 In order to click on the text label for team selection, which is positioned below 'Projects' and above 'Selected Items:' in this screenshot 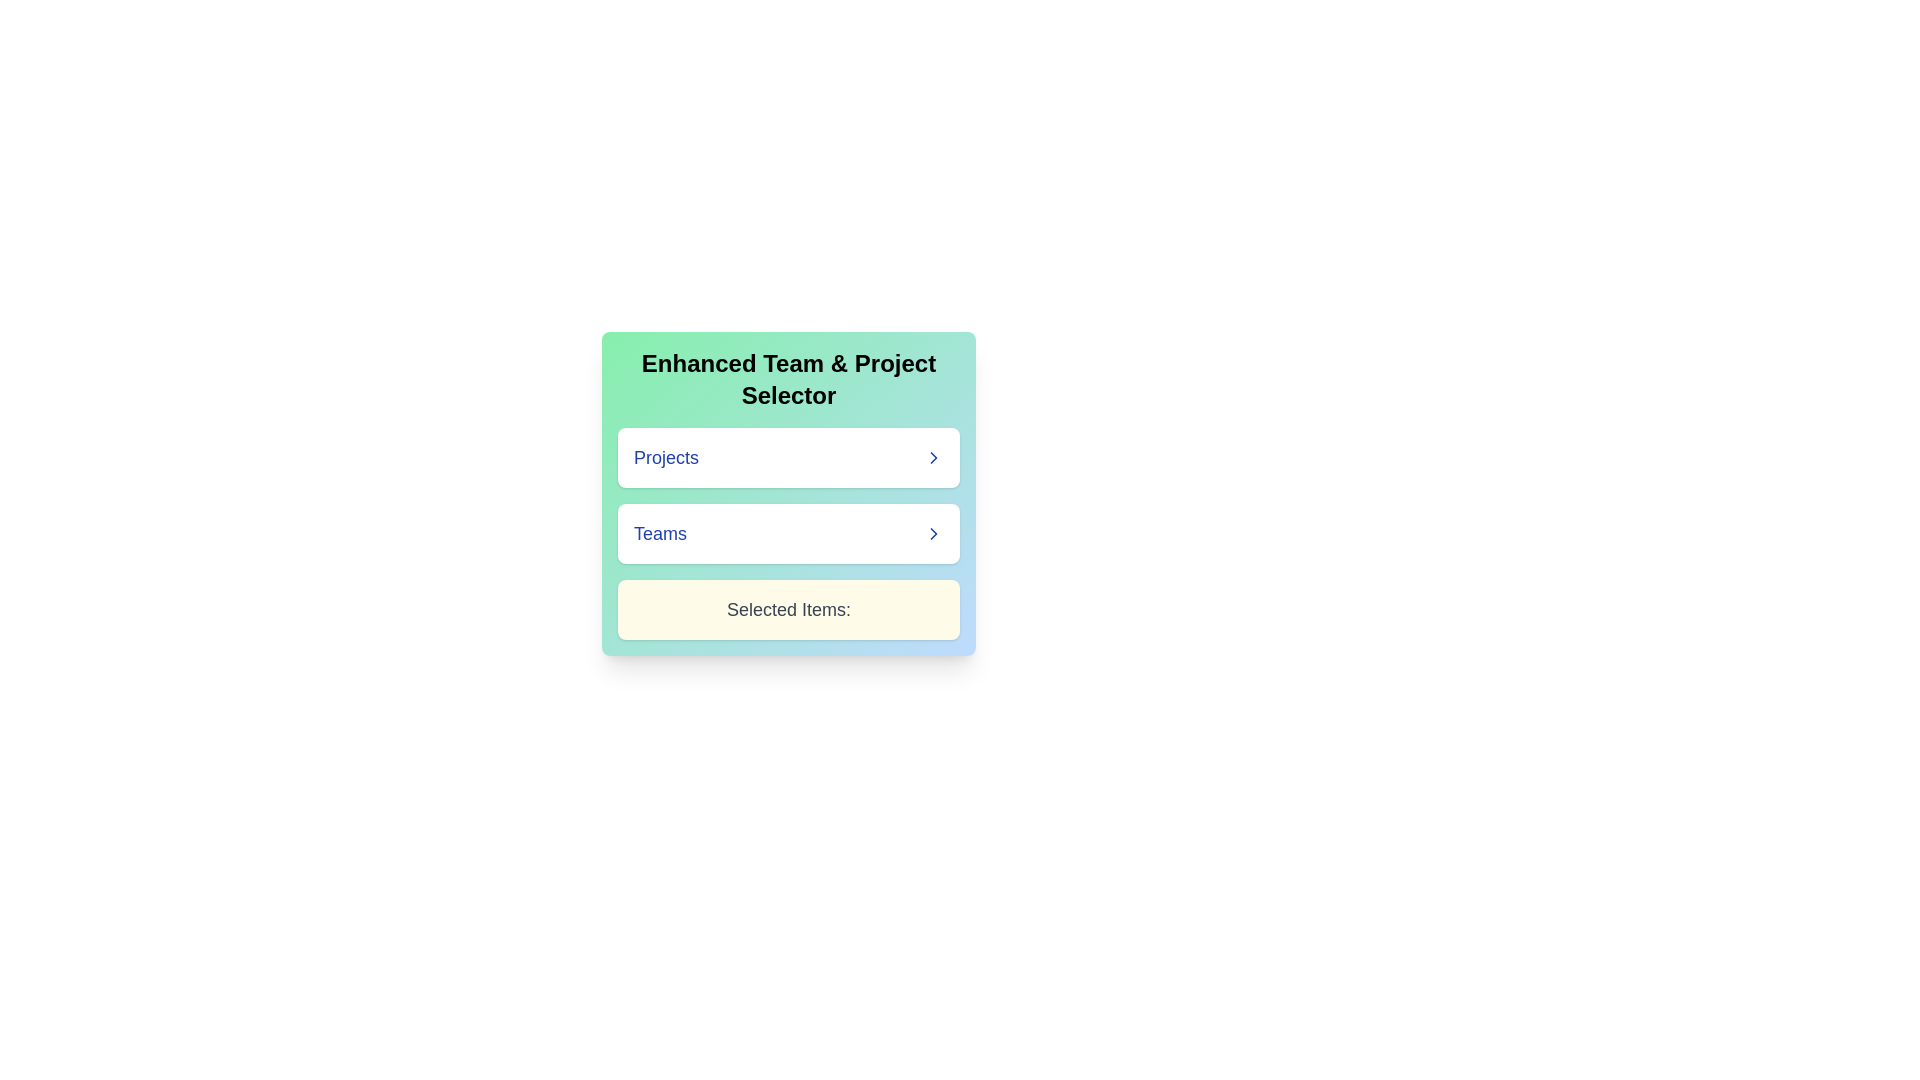, I will do `click(660, 532)`.